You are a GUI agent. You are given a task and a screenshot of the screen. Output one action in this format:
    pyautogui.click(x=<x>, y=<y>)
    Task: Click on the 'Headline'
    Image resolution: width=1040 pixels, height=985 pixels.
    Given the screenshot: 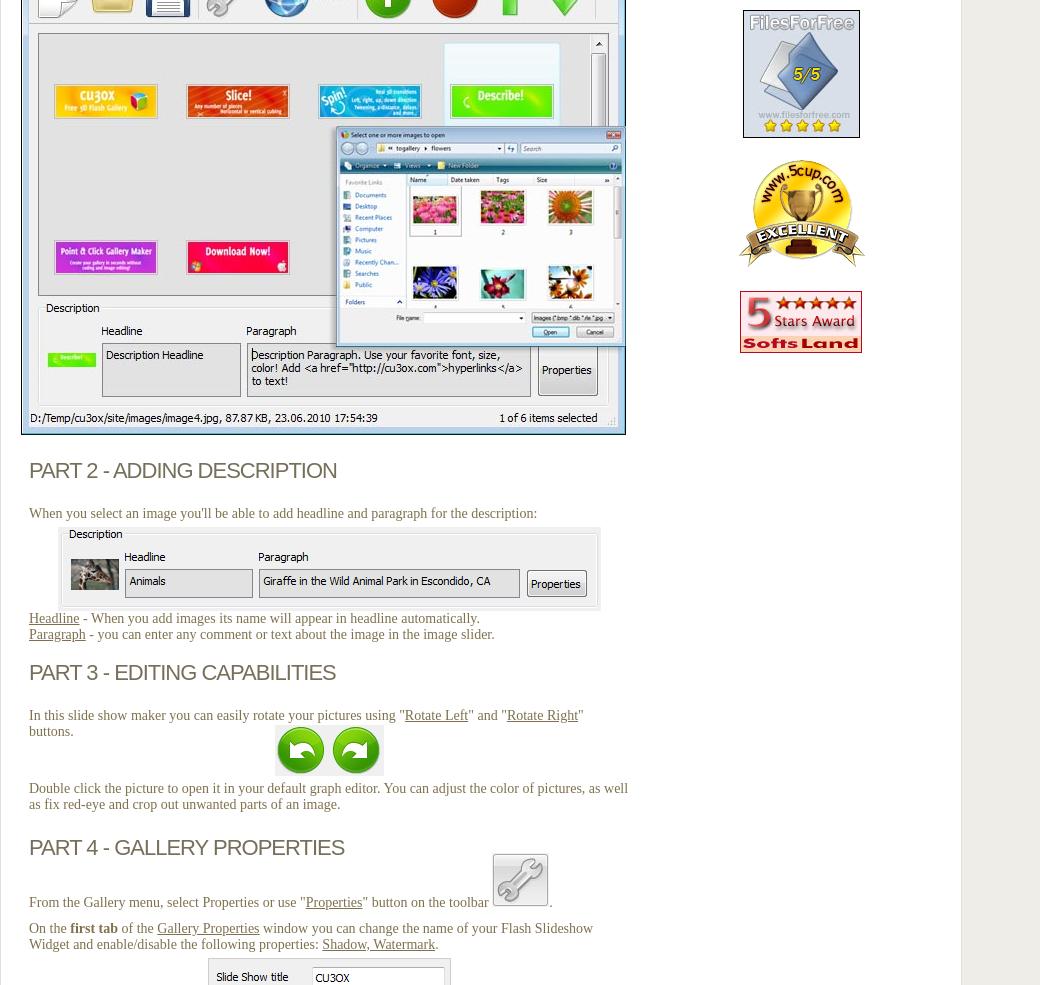 What is the action you would take?
    pyautogui.click(x=28, y=617)
    